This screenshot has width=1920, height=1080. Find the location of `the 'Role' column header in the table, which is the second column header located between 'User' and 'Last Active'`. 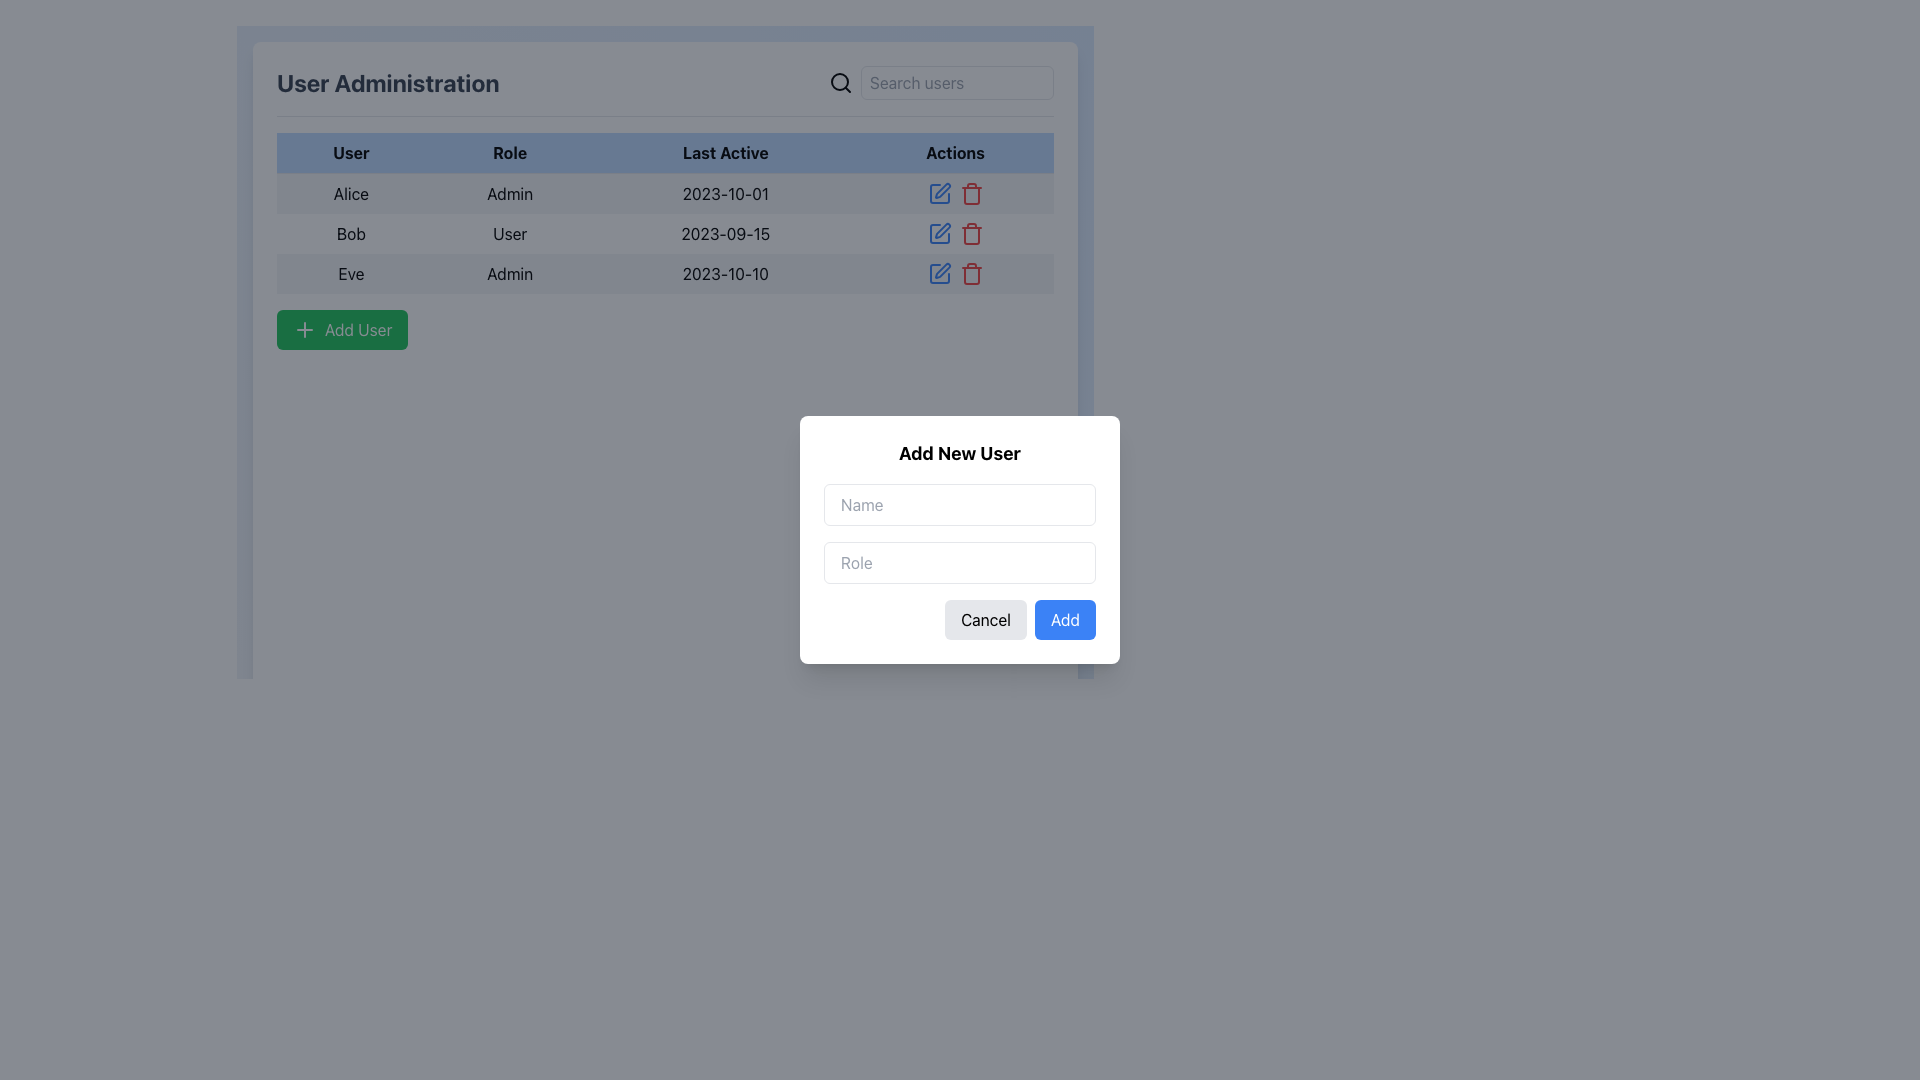

the 'Role' column header in the table, which is the second column header located between 'User' and 'Last Active' is located at coordinates (510, 152).